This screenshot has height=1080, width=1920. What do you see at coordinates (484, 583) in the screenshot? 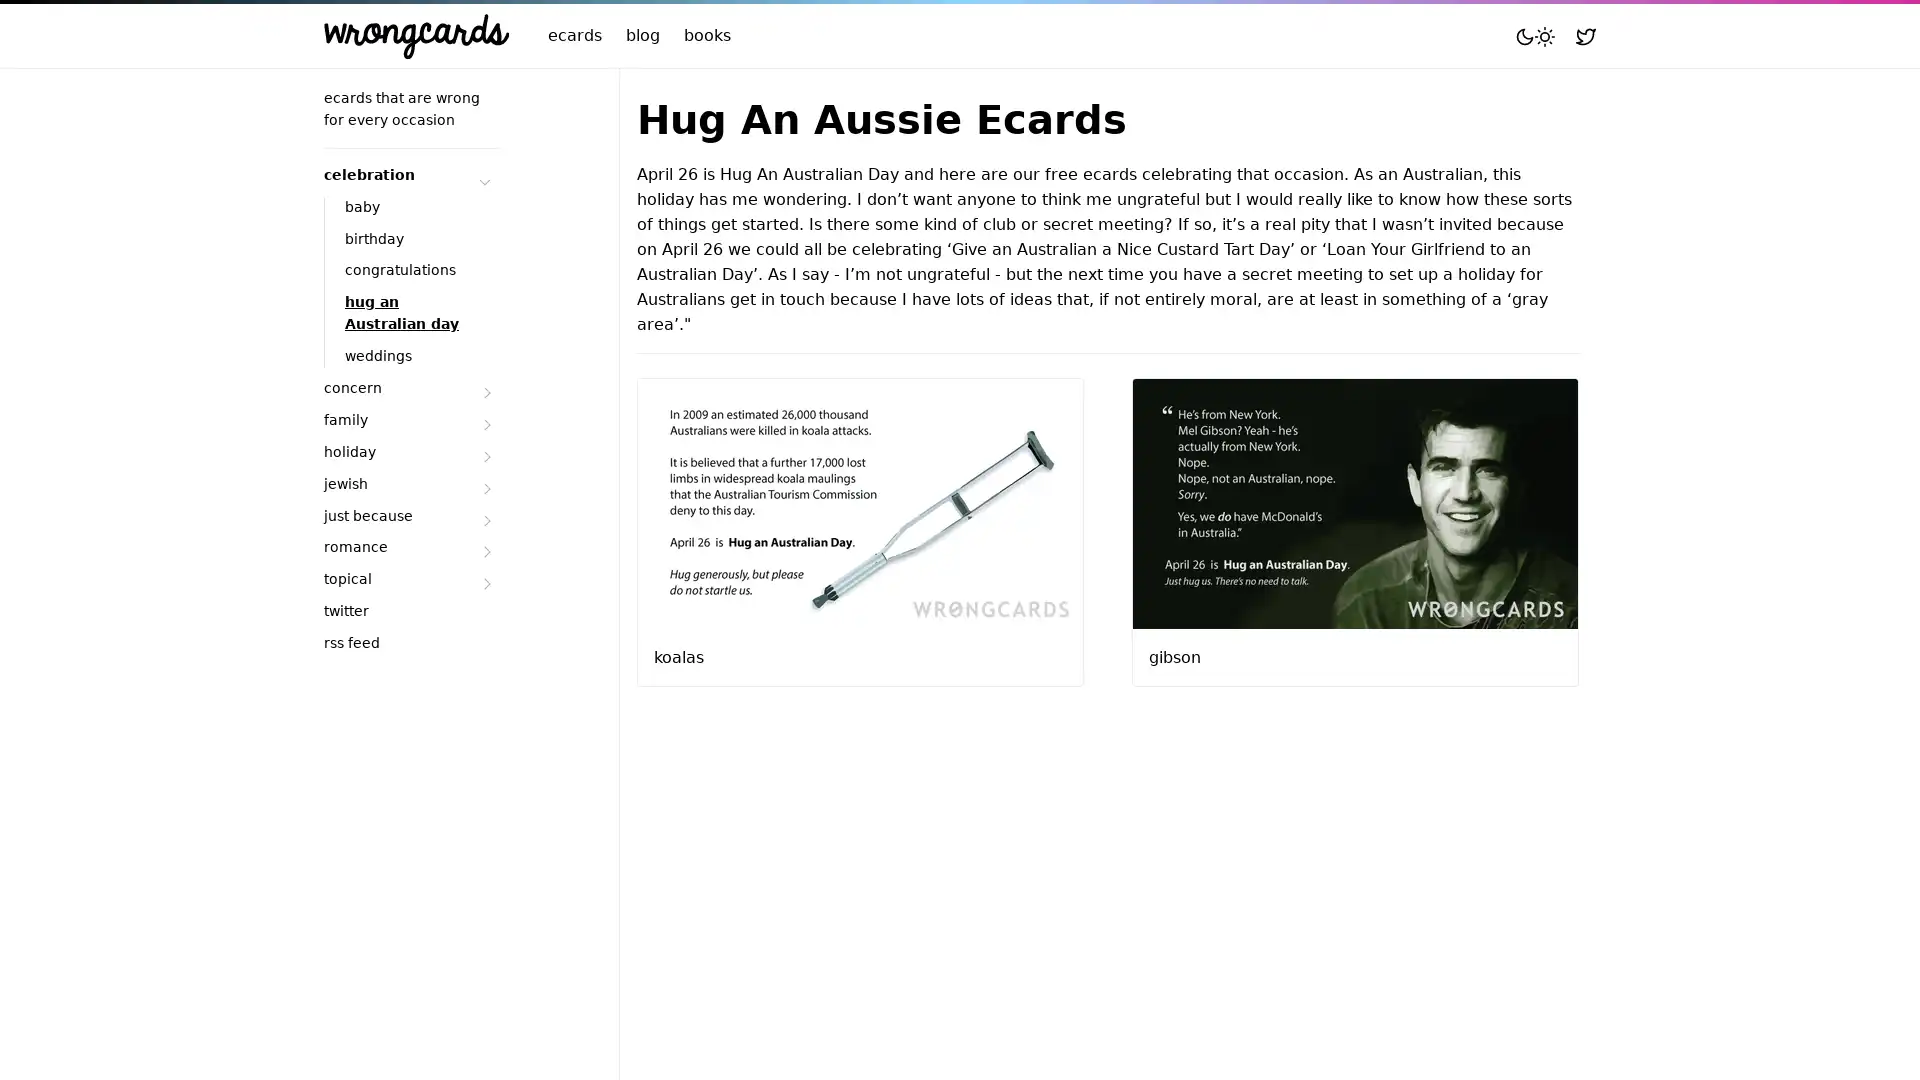
I see `Submenu` at bounding box center [484, 583].